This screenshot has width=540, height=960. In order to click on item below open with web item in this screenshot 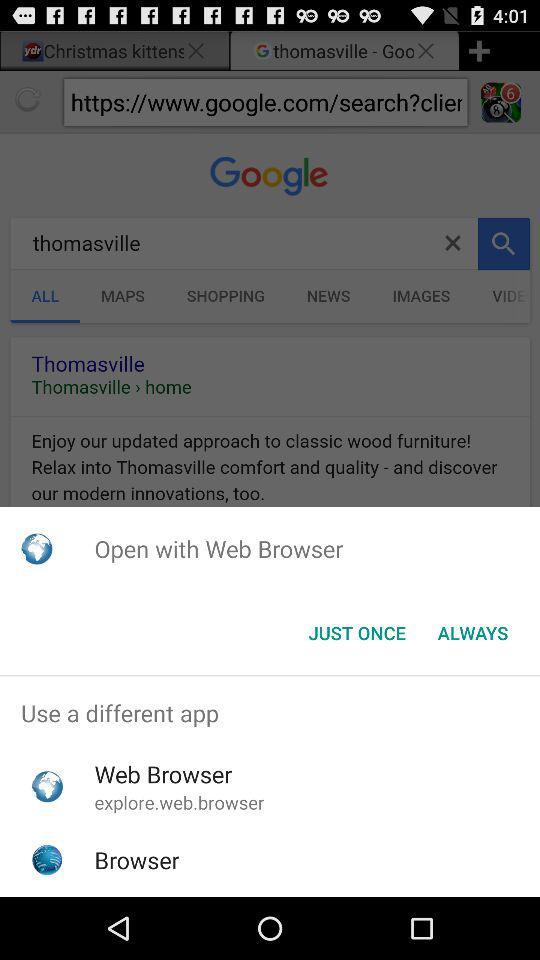, I will do `click(472, 632)`.